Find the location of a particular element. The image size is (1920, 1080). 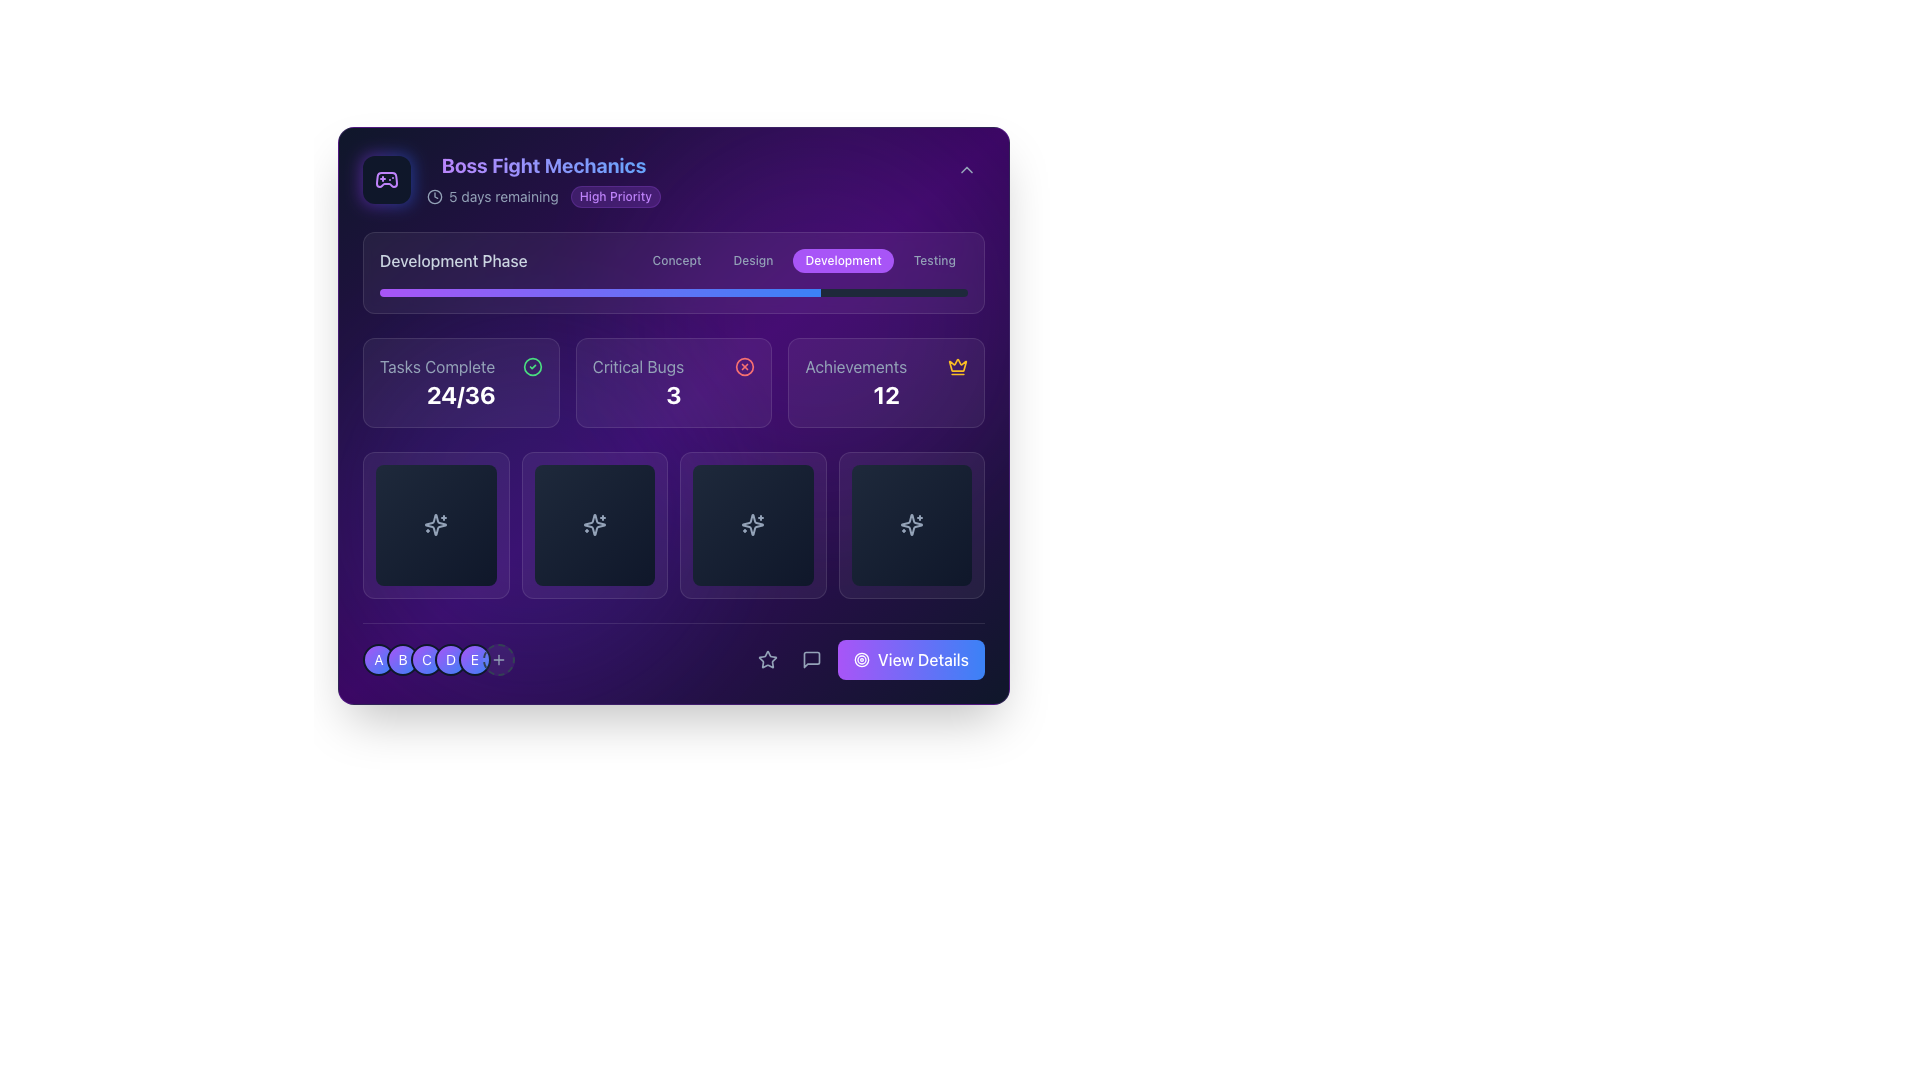

the gamepad-like icon that is purple with gradient effects, located on the top-left corner adjacent to the 'Boss Fight Mechanics' title text is located at coordinates (387, 180).